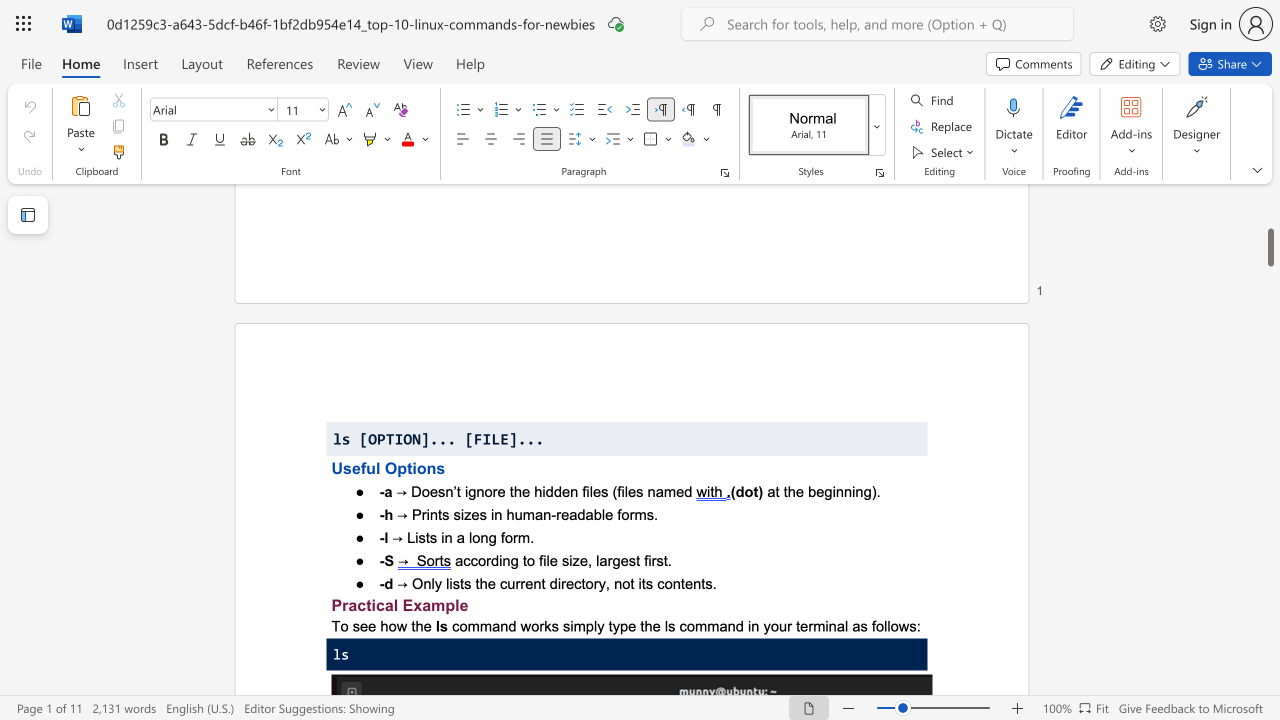 The height and width of the screenshot is (720, 1280). Describe the element at coordinates (340, 625) in the screenshot. I see `the subset text "o see ho" within the text "To see how the"` at that location.